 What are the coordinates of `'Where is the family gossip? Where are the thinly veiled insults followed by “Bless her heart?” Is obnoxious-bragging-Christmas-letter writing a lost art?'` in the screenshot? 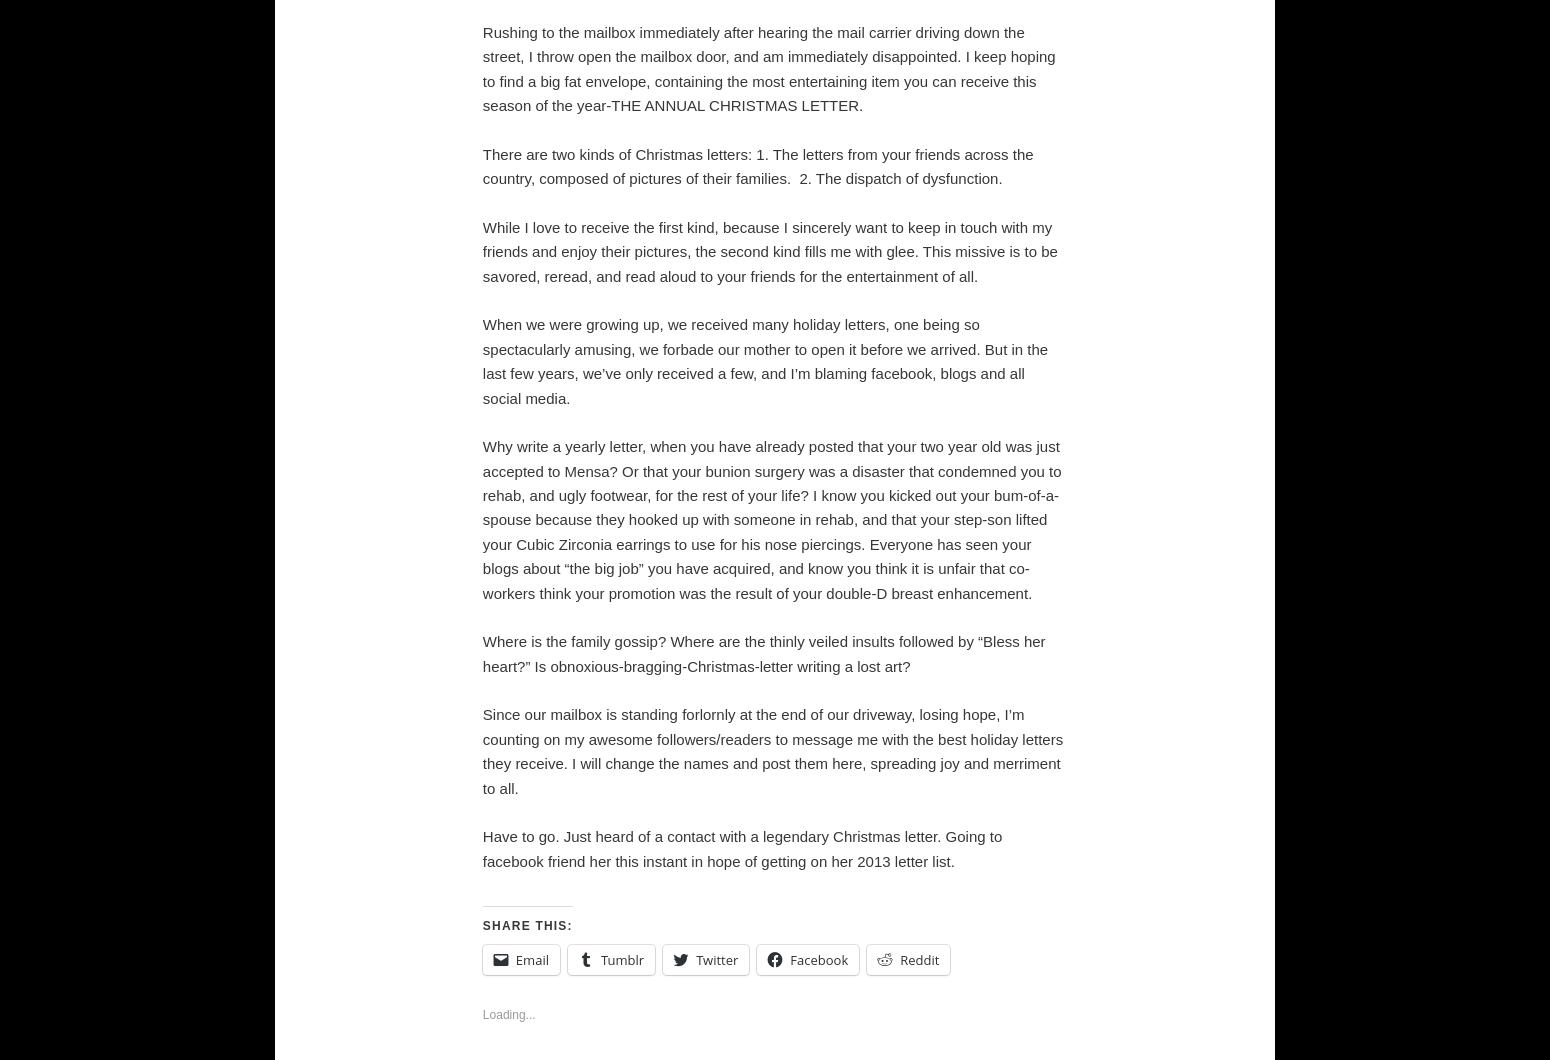 It's located at (763, 653).